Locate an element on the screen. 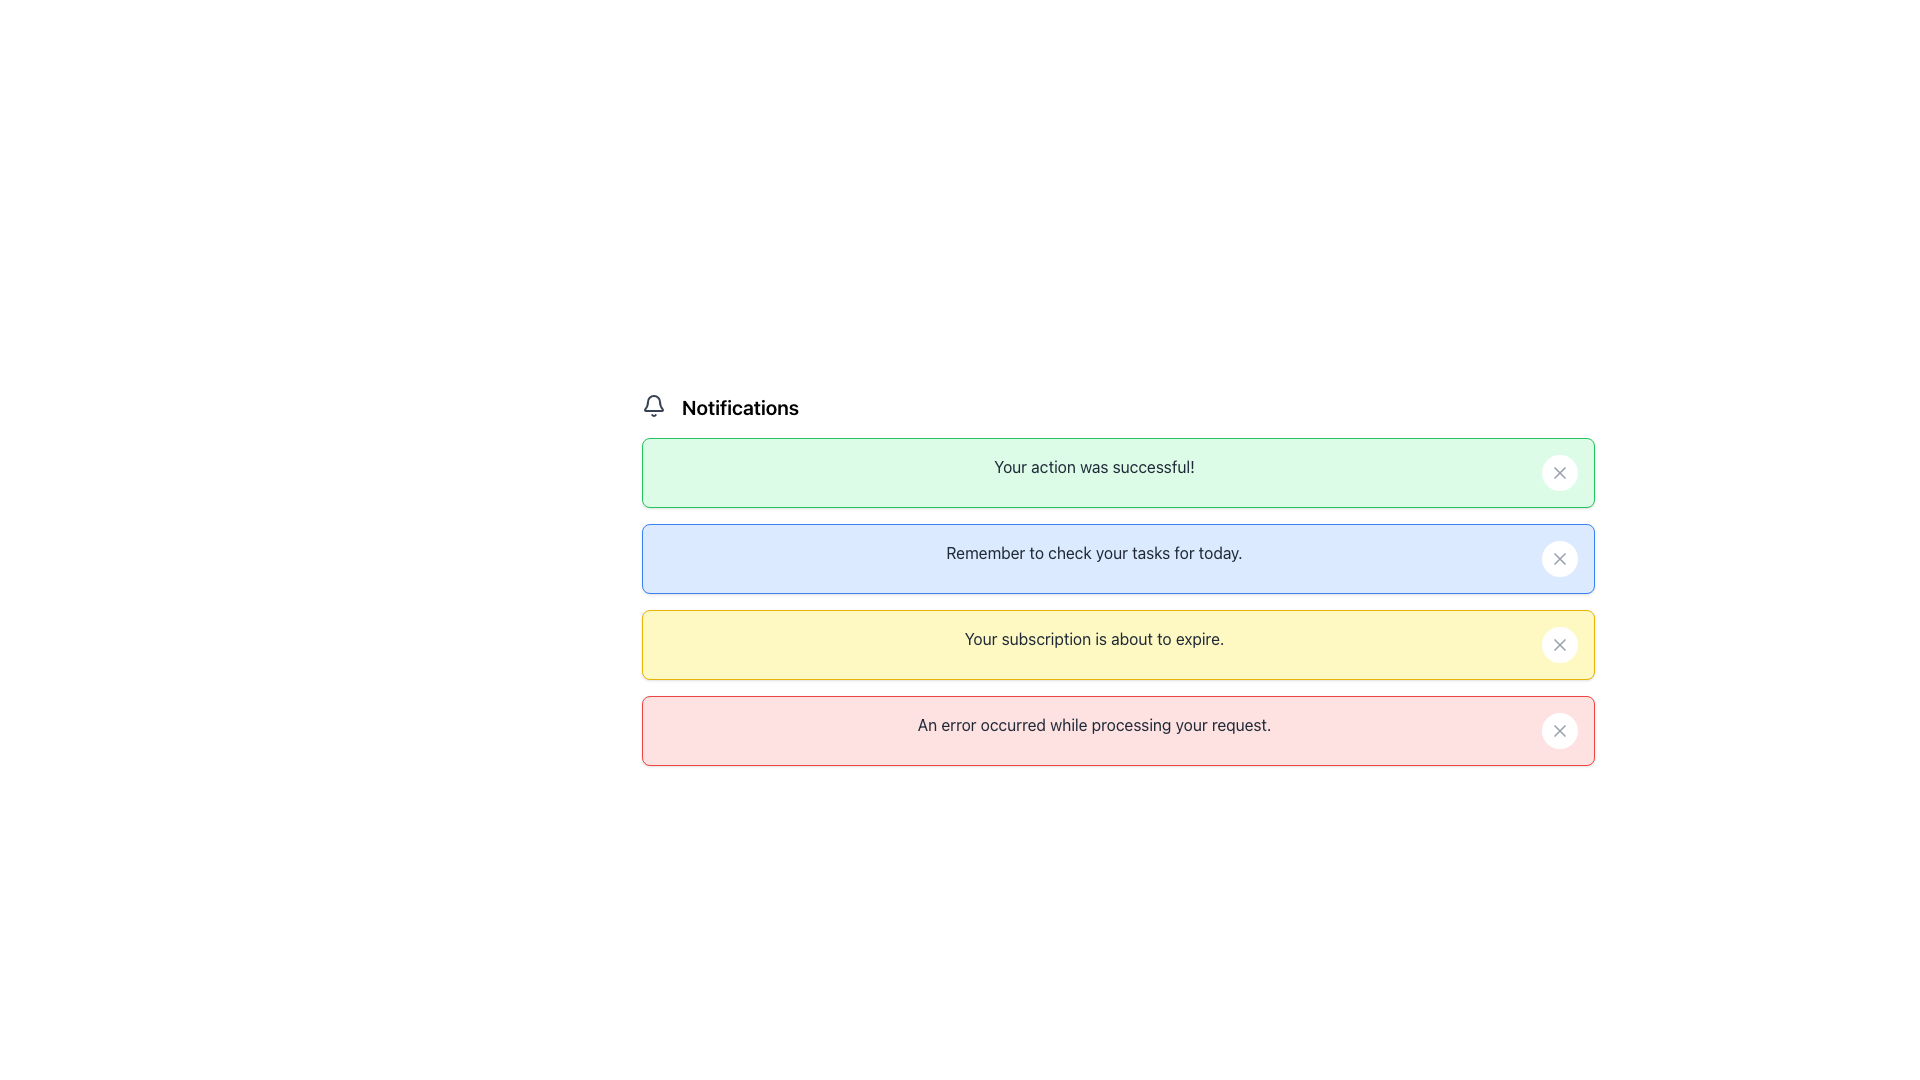  the static text element that displays 'Your subscription is about to expire.' within the third notification card, which has a yellow background and border is located at coordinates (1093, 639).